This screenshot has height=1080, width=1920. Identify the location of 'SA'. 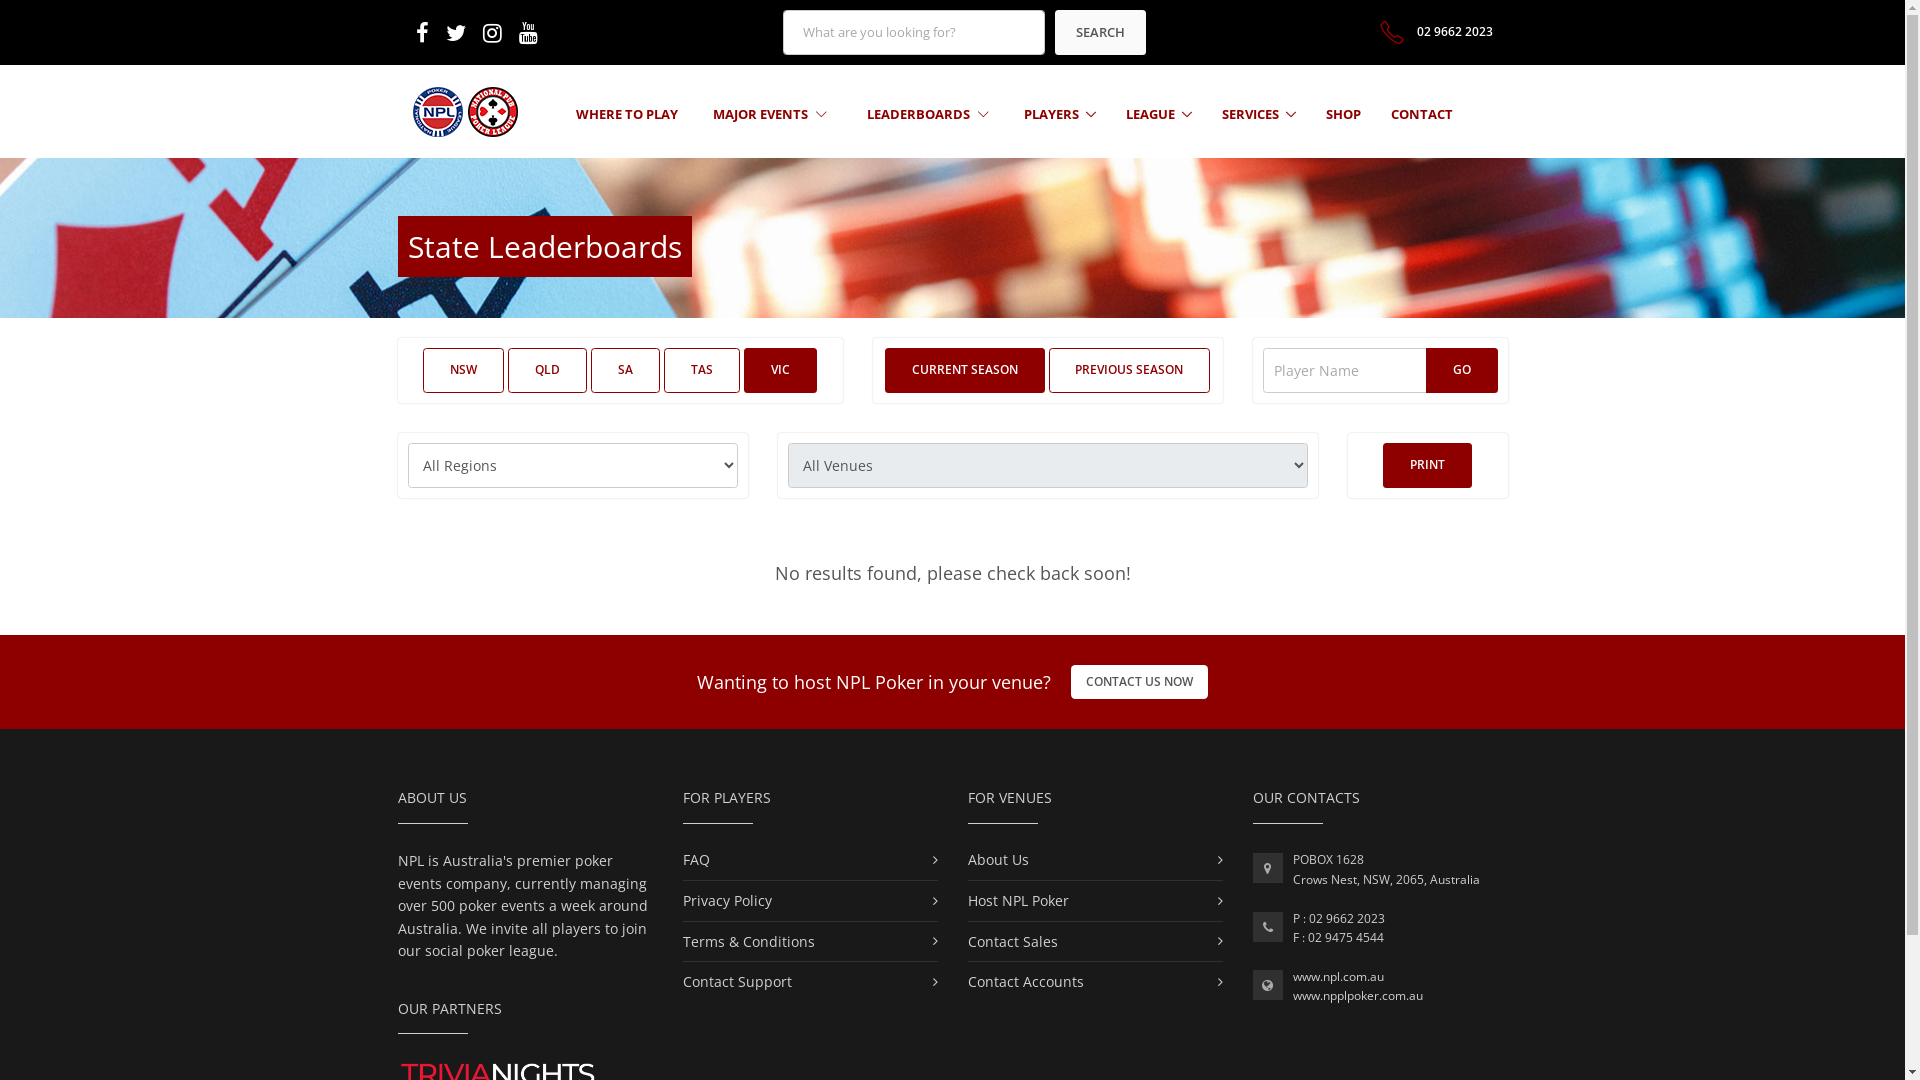
(624, 370).